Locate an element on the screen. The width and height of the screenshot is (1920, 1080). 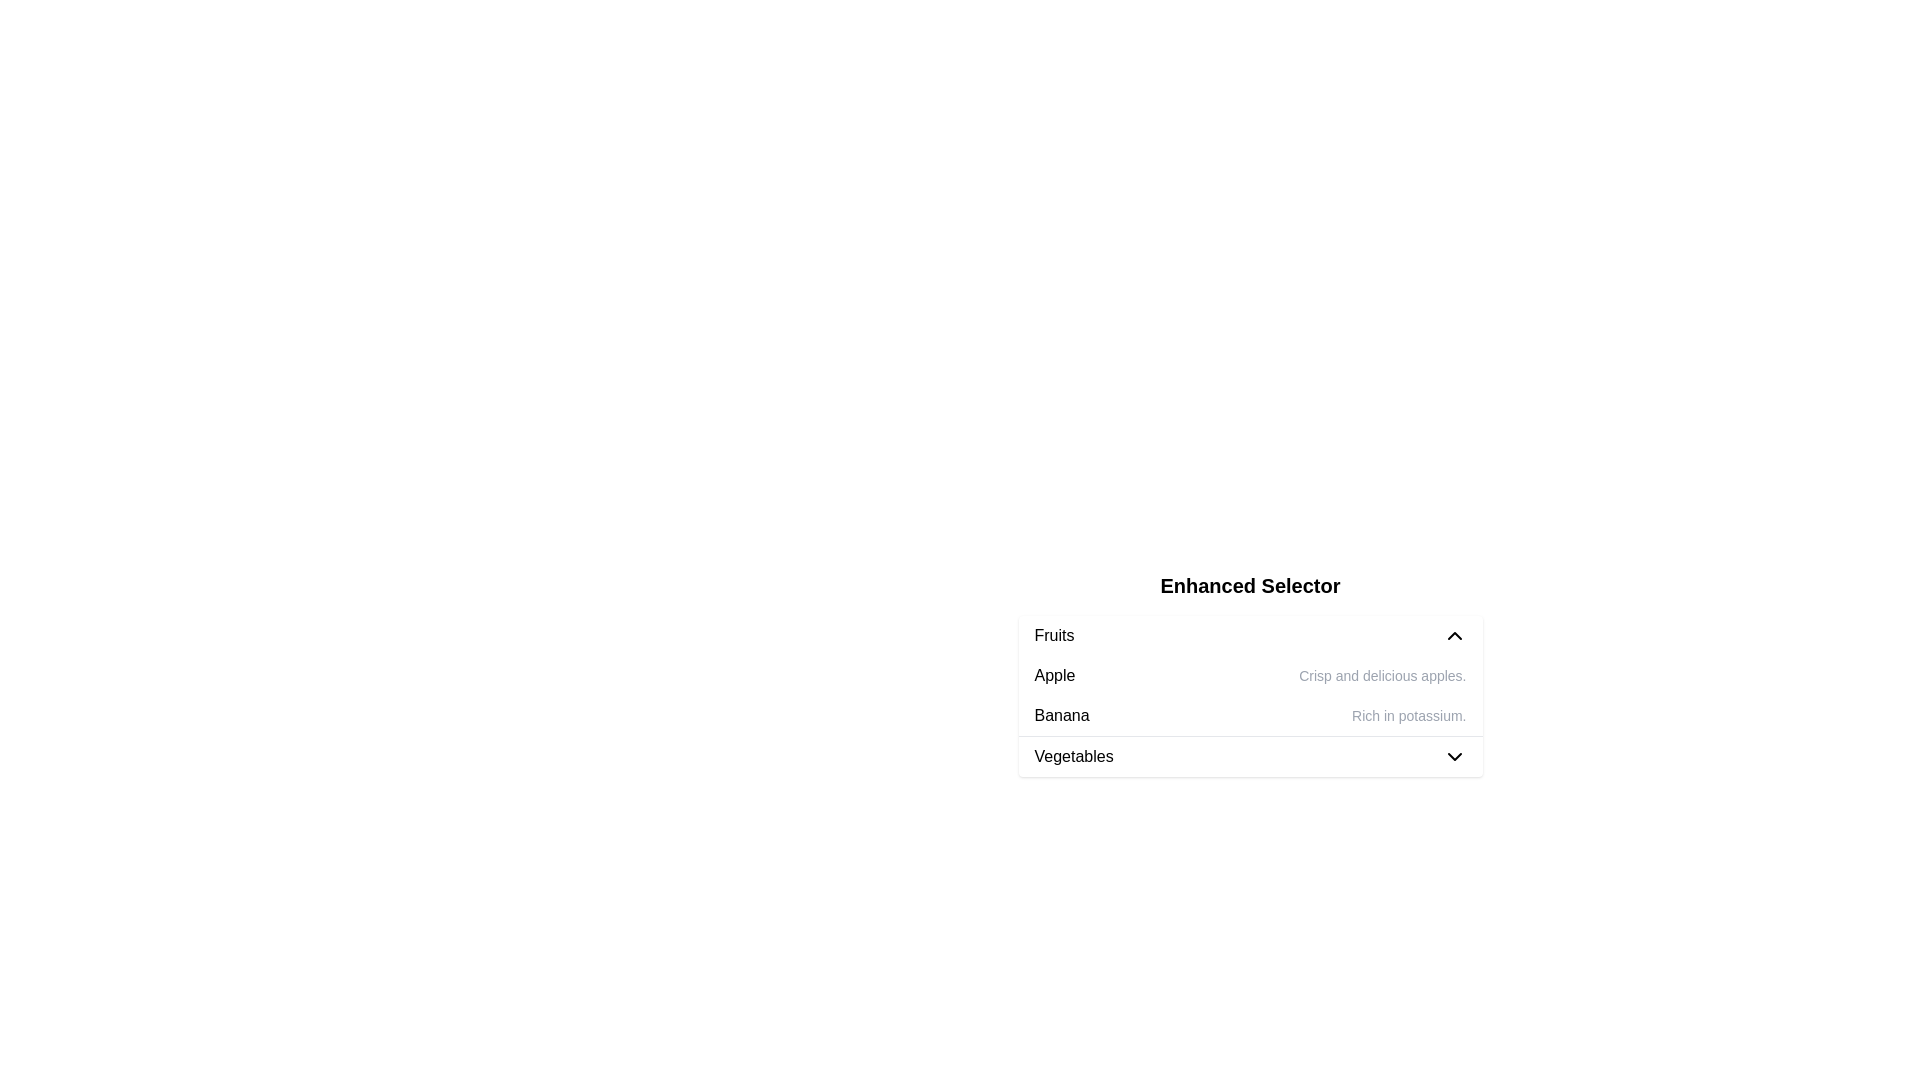
the upward-pointing chevron icon located in the 'Fruits' section's header is located at coordinates (1454, 636).